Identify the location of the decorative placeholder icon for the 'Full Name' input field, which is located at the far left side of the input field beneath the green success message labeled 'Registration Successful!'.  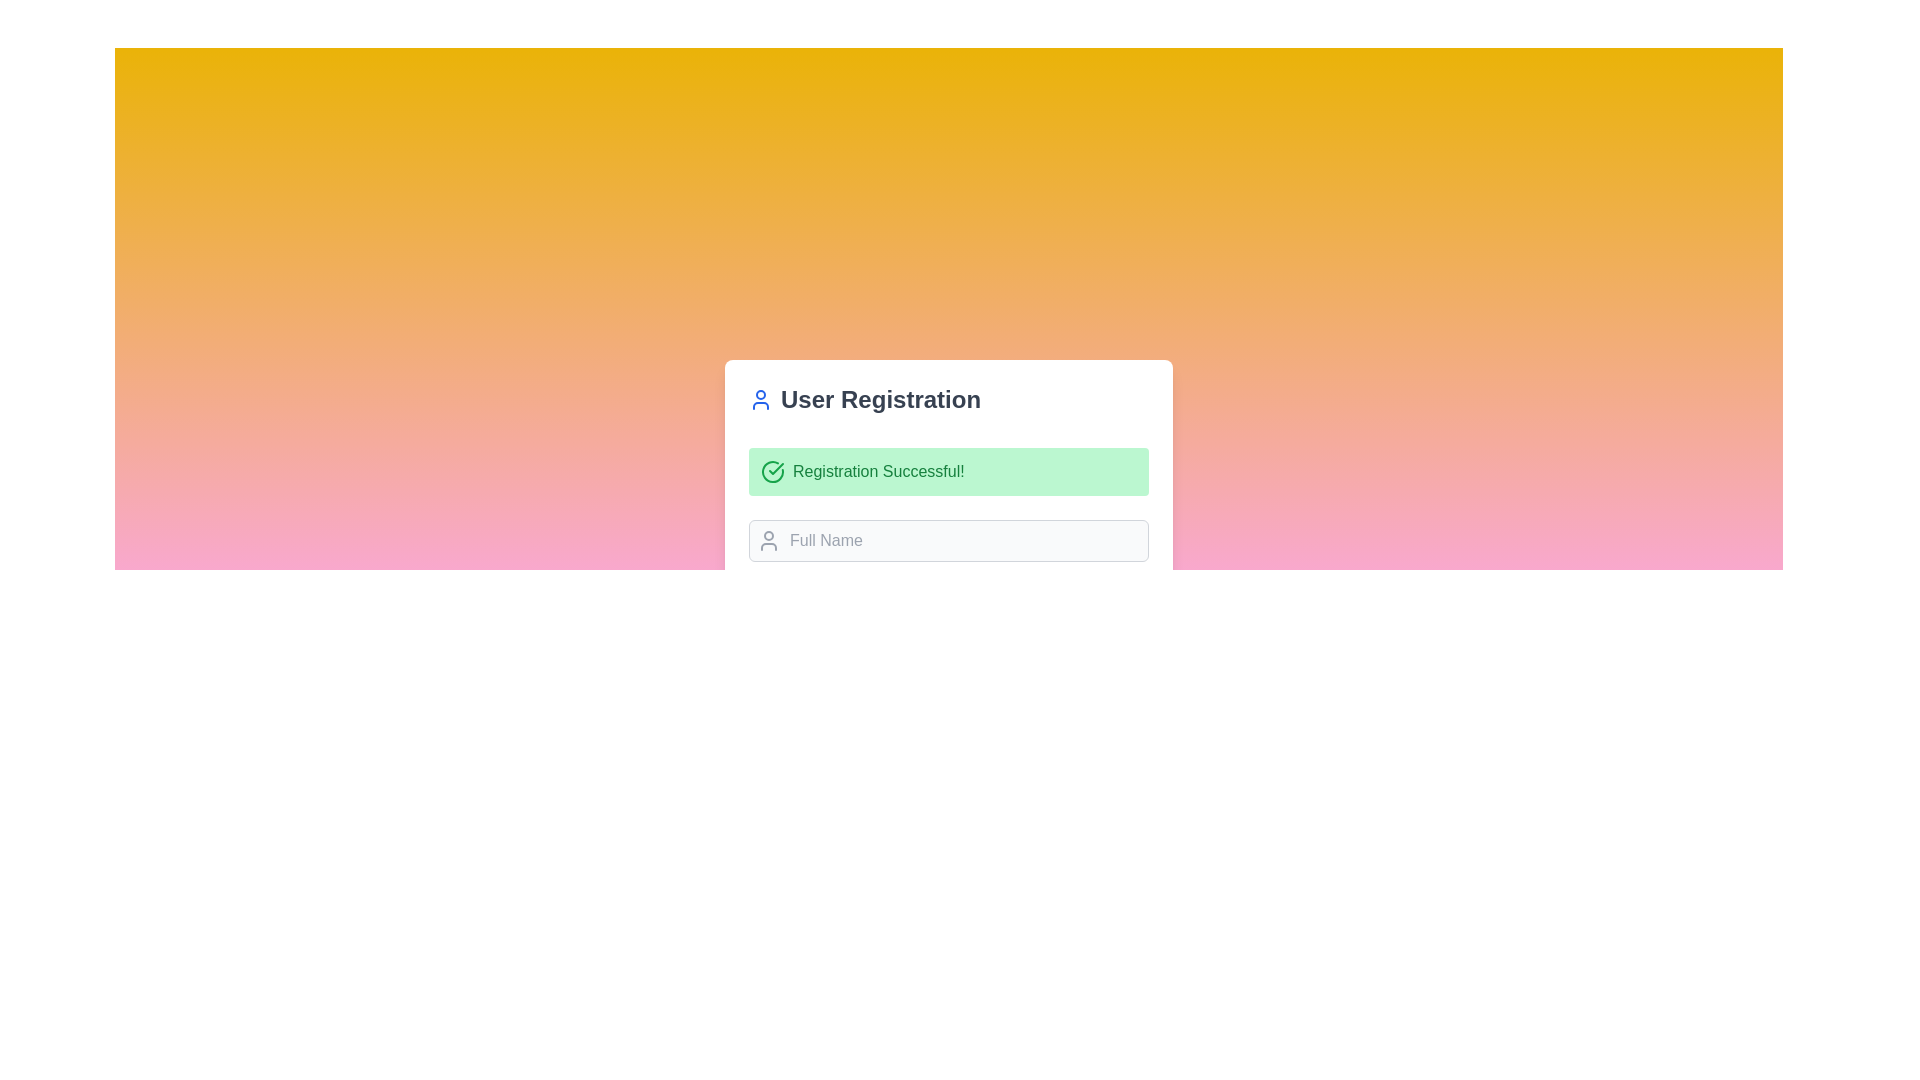
(767, 540).